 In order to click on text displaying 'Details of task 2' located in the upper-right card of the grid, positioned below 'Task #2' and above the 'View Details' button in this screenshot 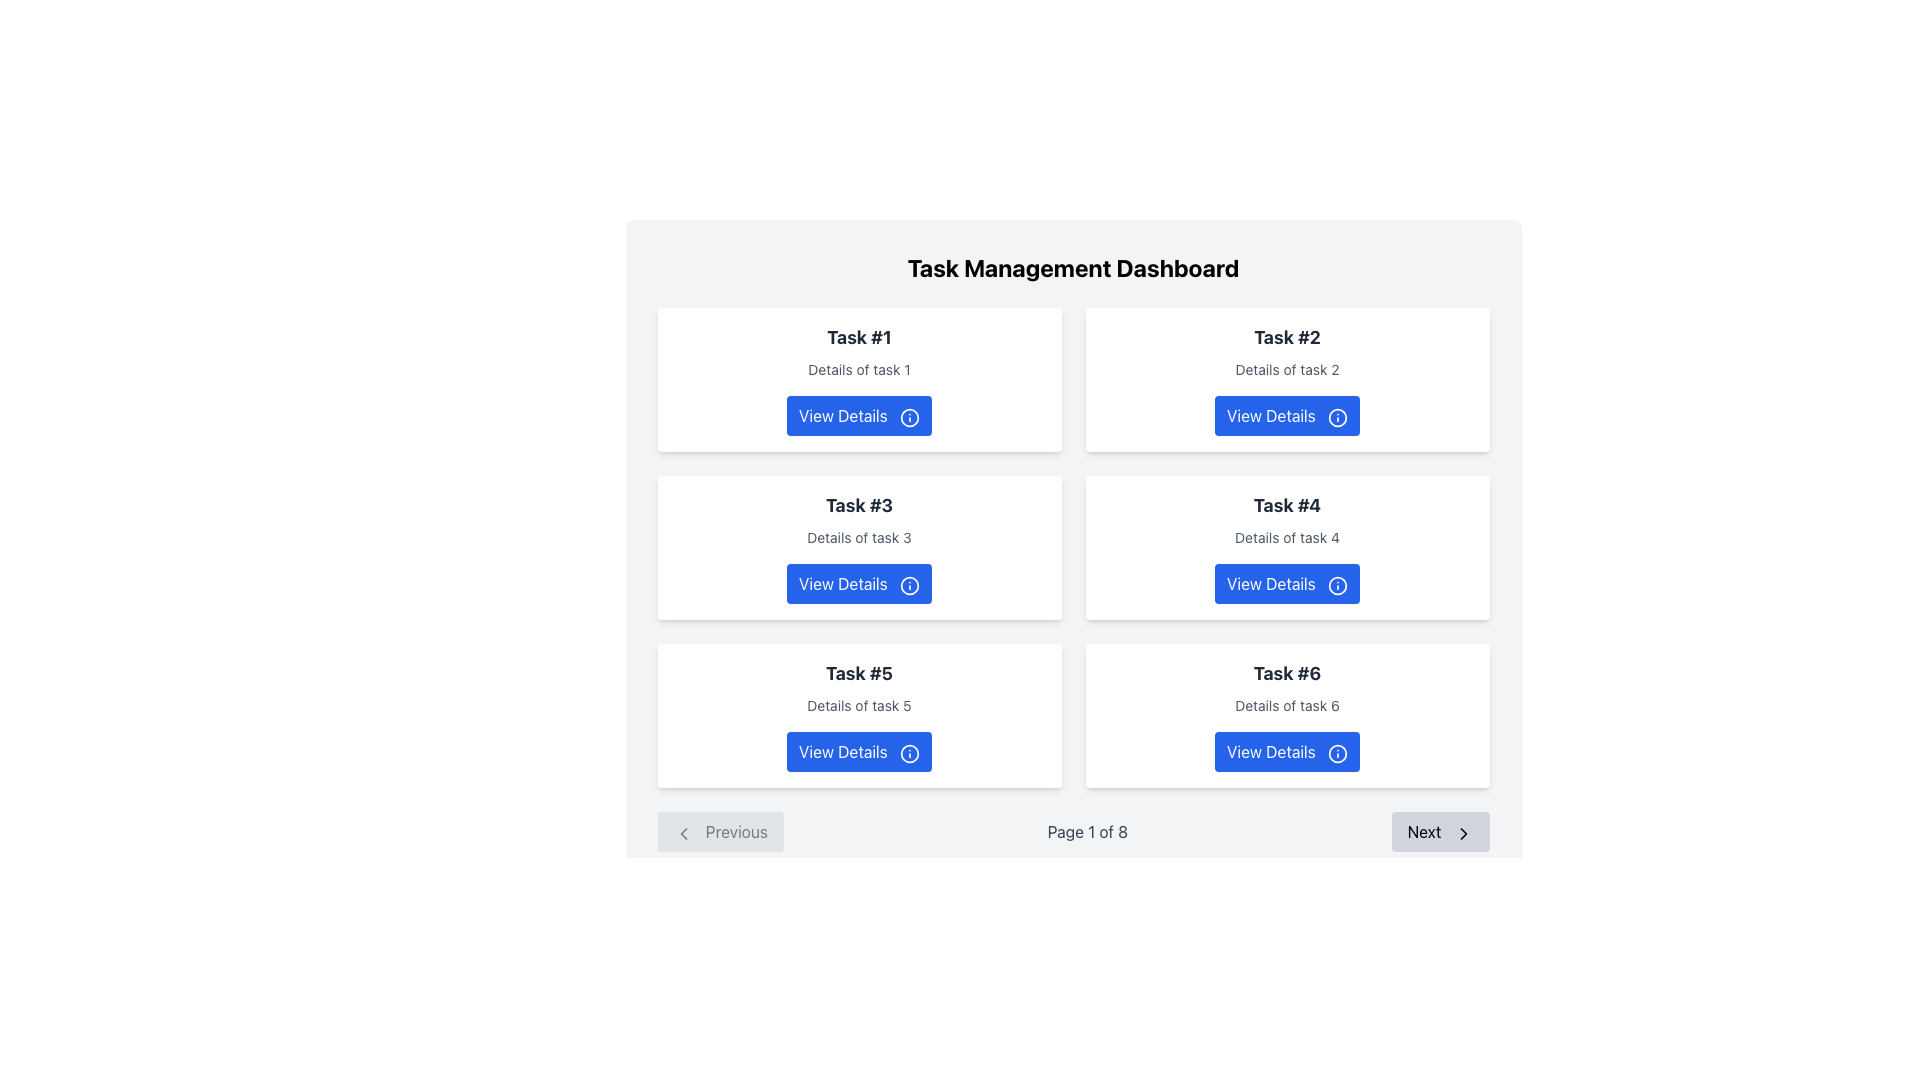, I will do `click(1287, 370)`.